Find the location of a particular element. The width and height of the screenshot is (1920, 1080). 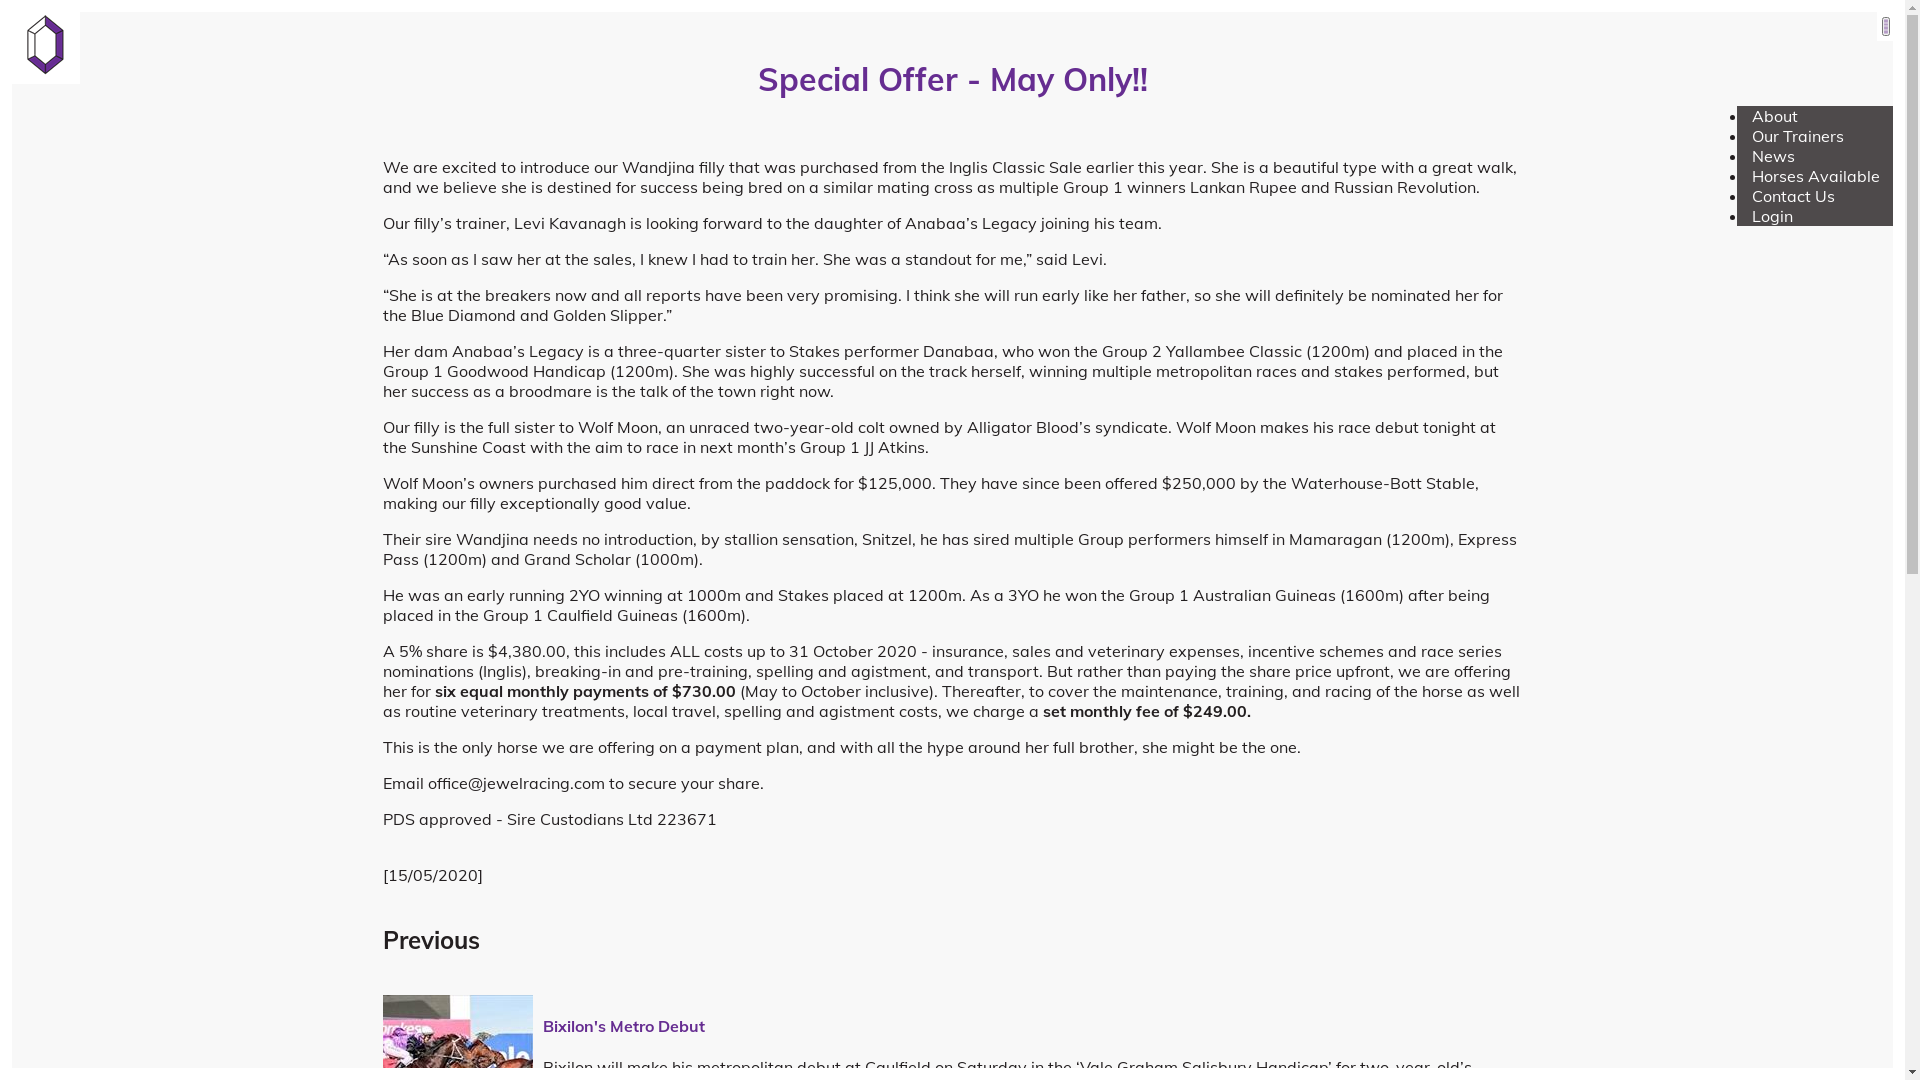

'About' is located at coordinates (1775, 115).